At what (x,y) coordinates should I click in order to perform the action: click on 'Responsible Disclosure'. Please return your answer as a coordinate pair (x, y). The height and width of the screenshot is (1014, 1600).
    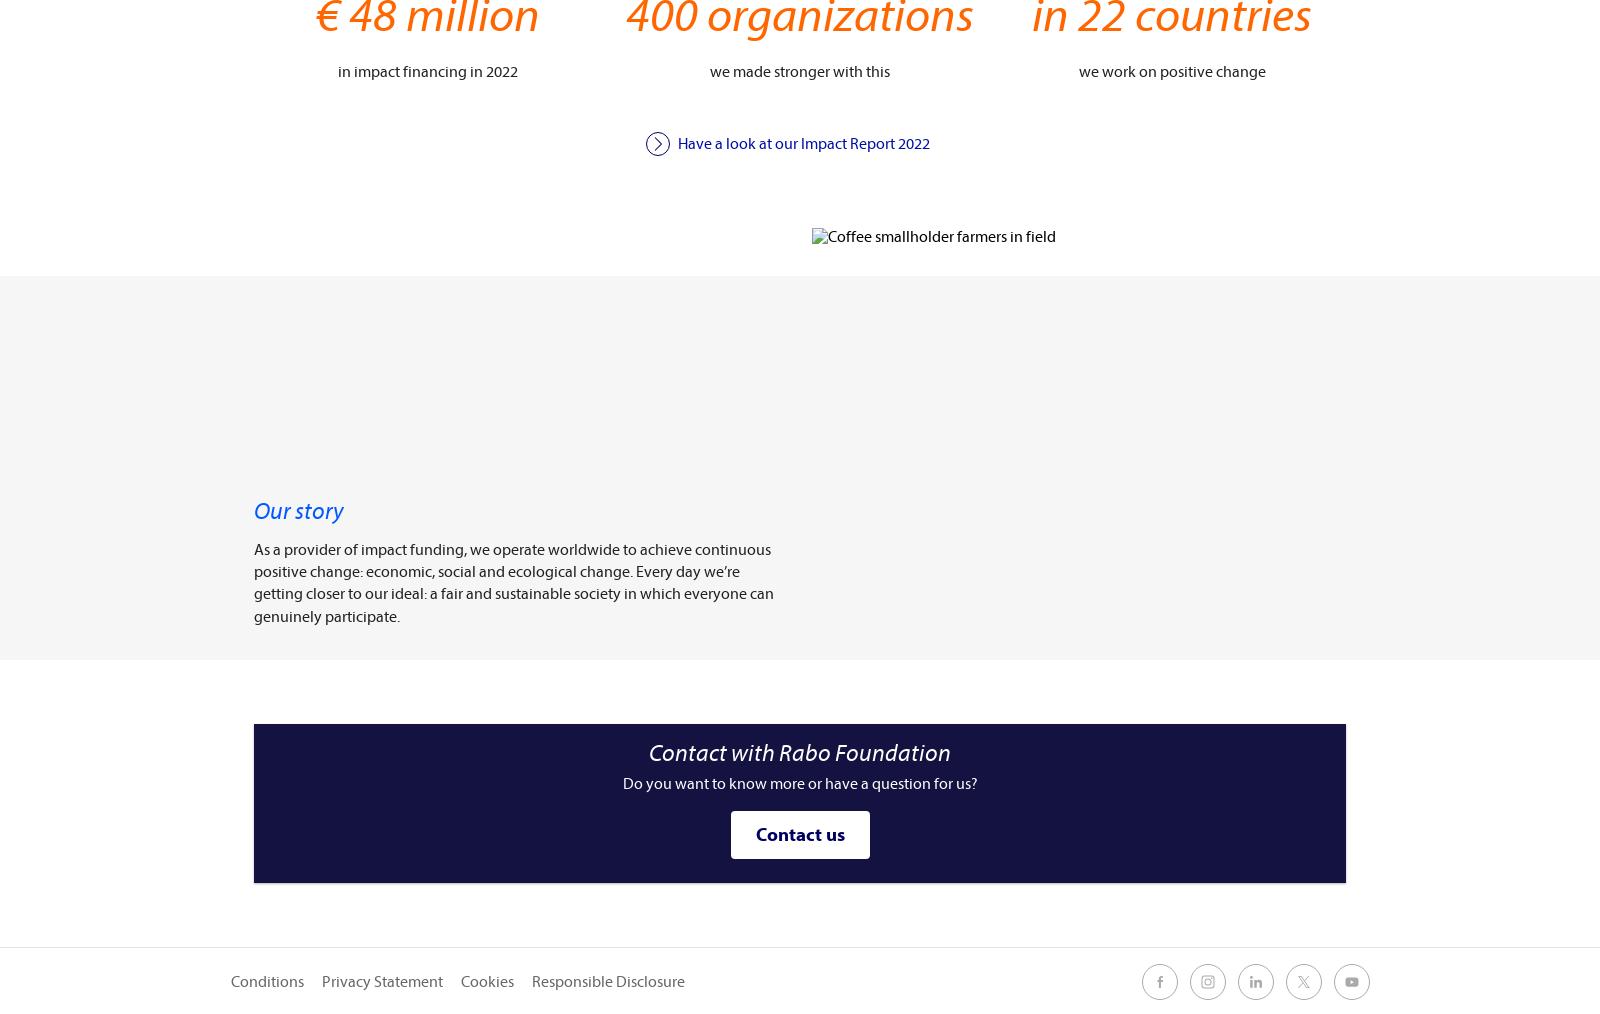
    Looking at the image, I should click on (531, 981).